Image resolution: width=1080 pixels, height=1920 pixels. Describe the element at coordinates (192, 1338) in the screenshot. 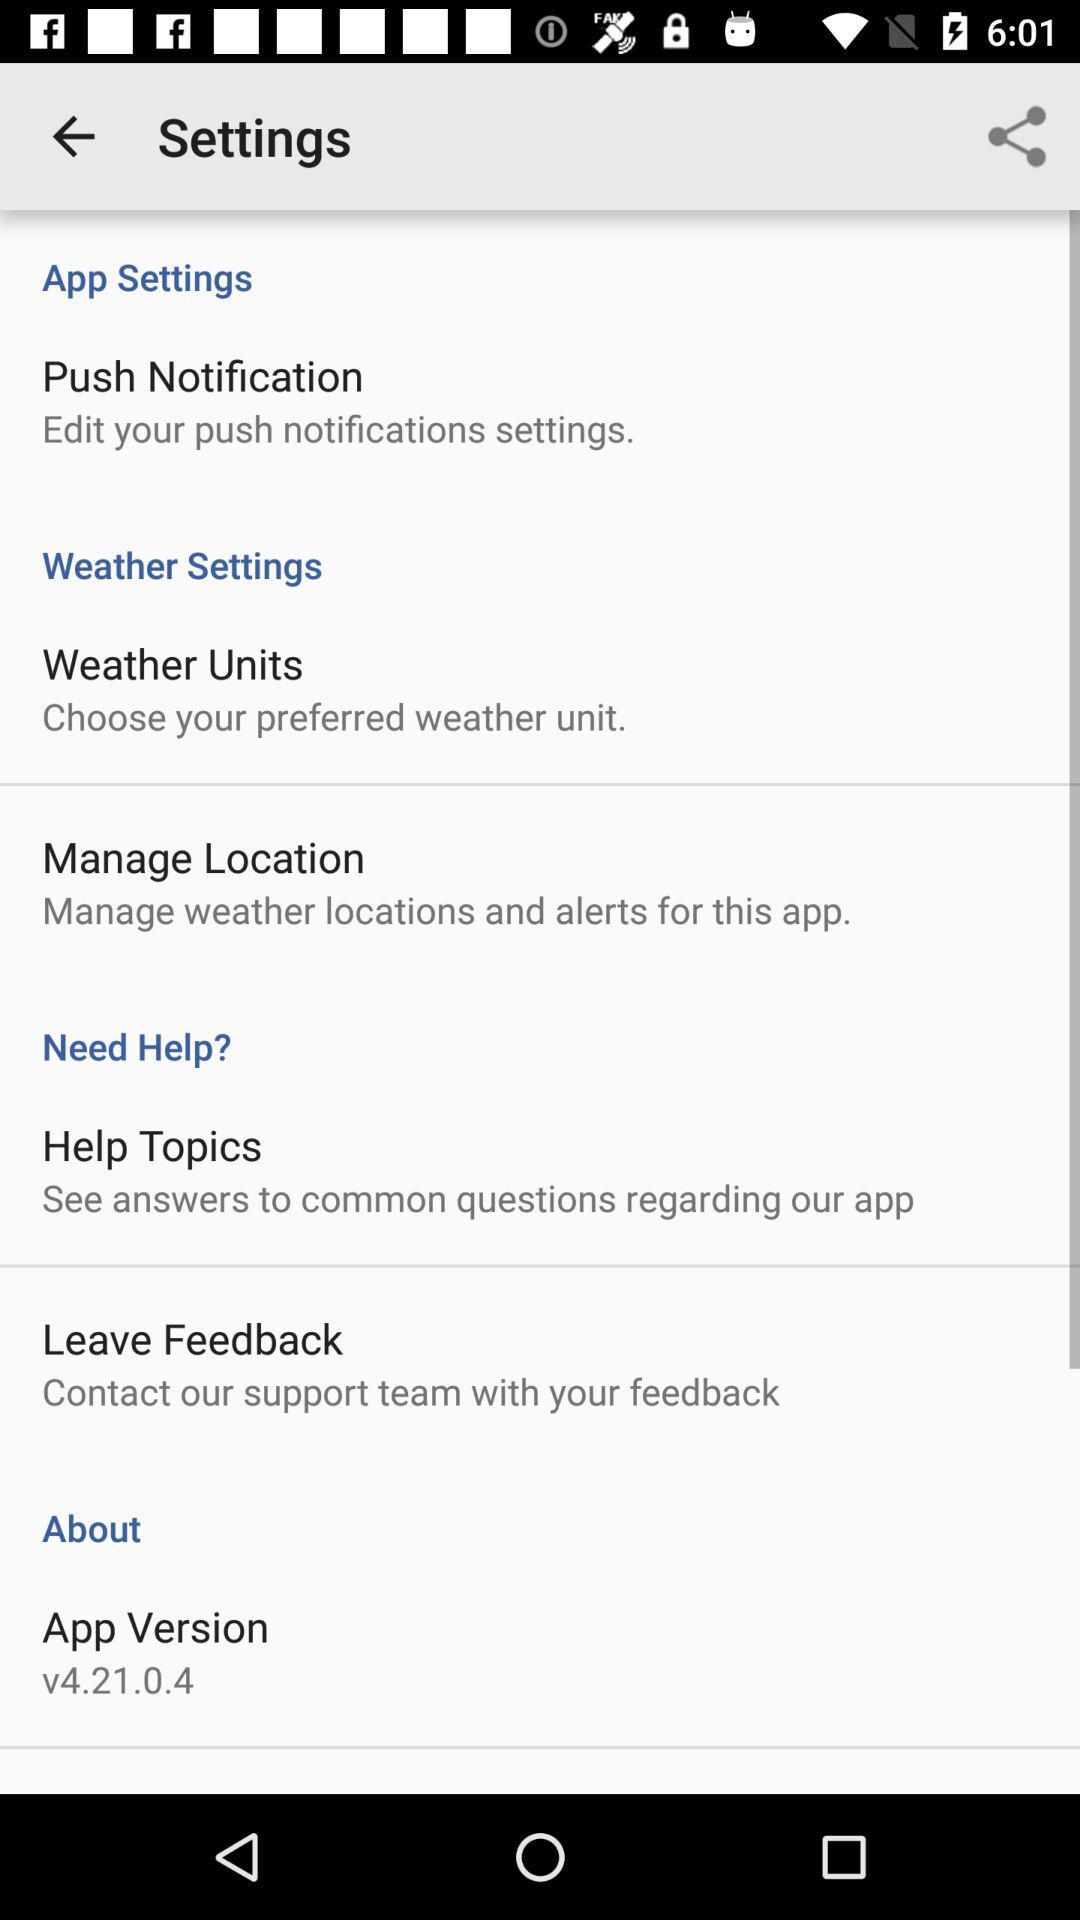

I see `the item above contact our support item` at that location.